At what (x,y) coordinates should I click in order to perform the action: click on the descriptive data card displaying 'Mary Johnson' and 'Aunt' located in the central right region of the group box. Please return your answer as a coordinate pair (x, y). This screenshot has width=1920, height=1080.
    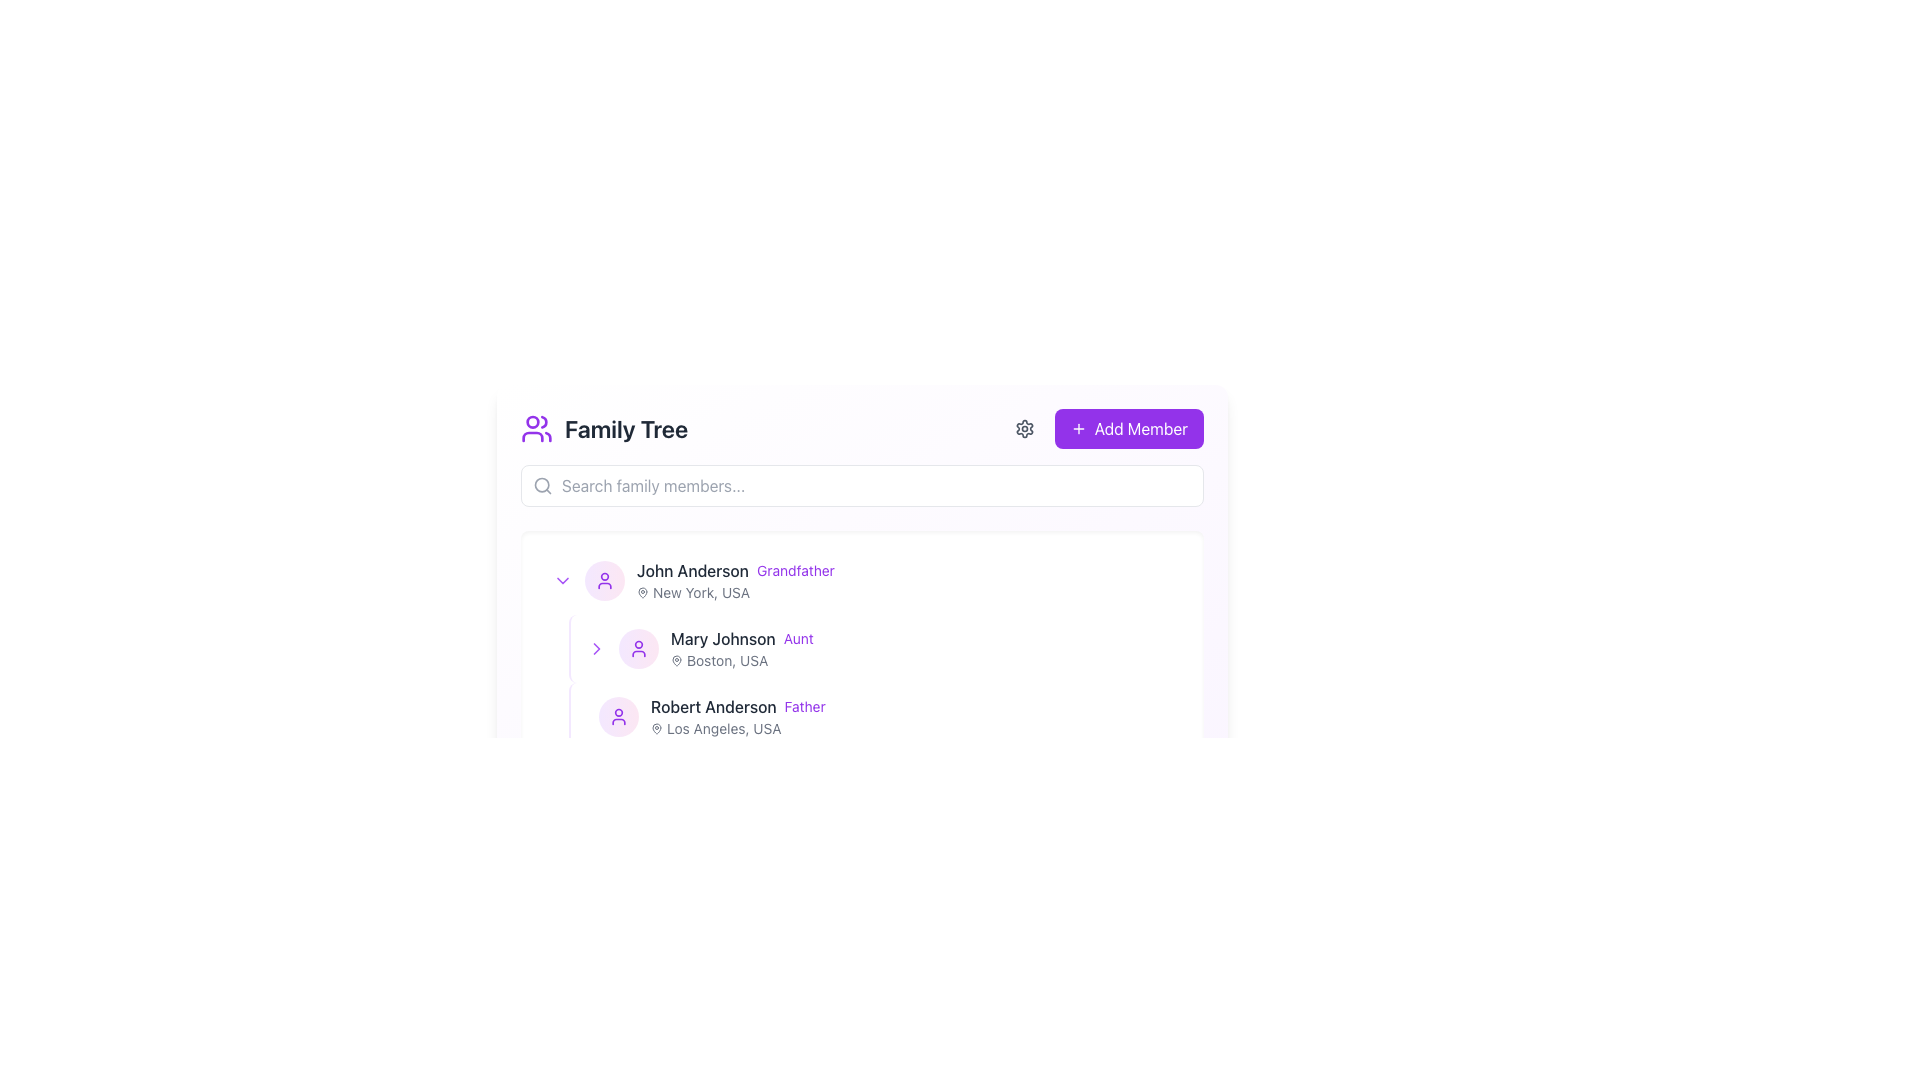
    Looking at the image, I should click on (922, 648).